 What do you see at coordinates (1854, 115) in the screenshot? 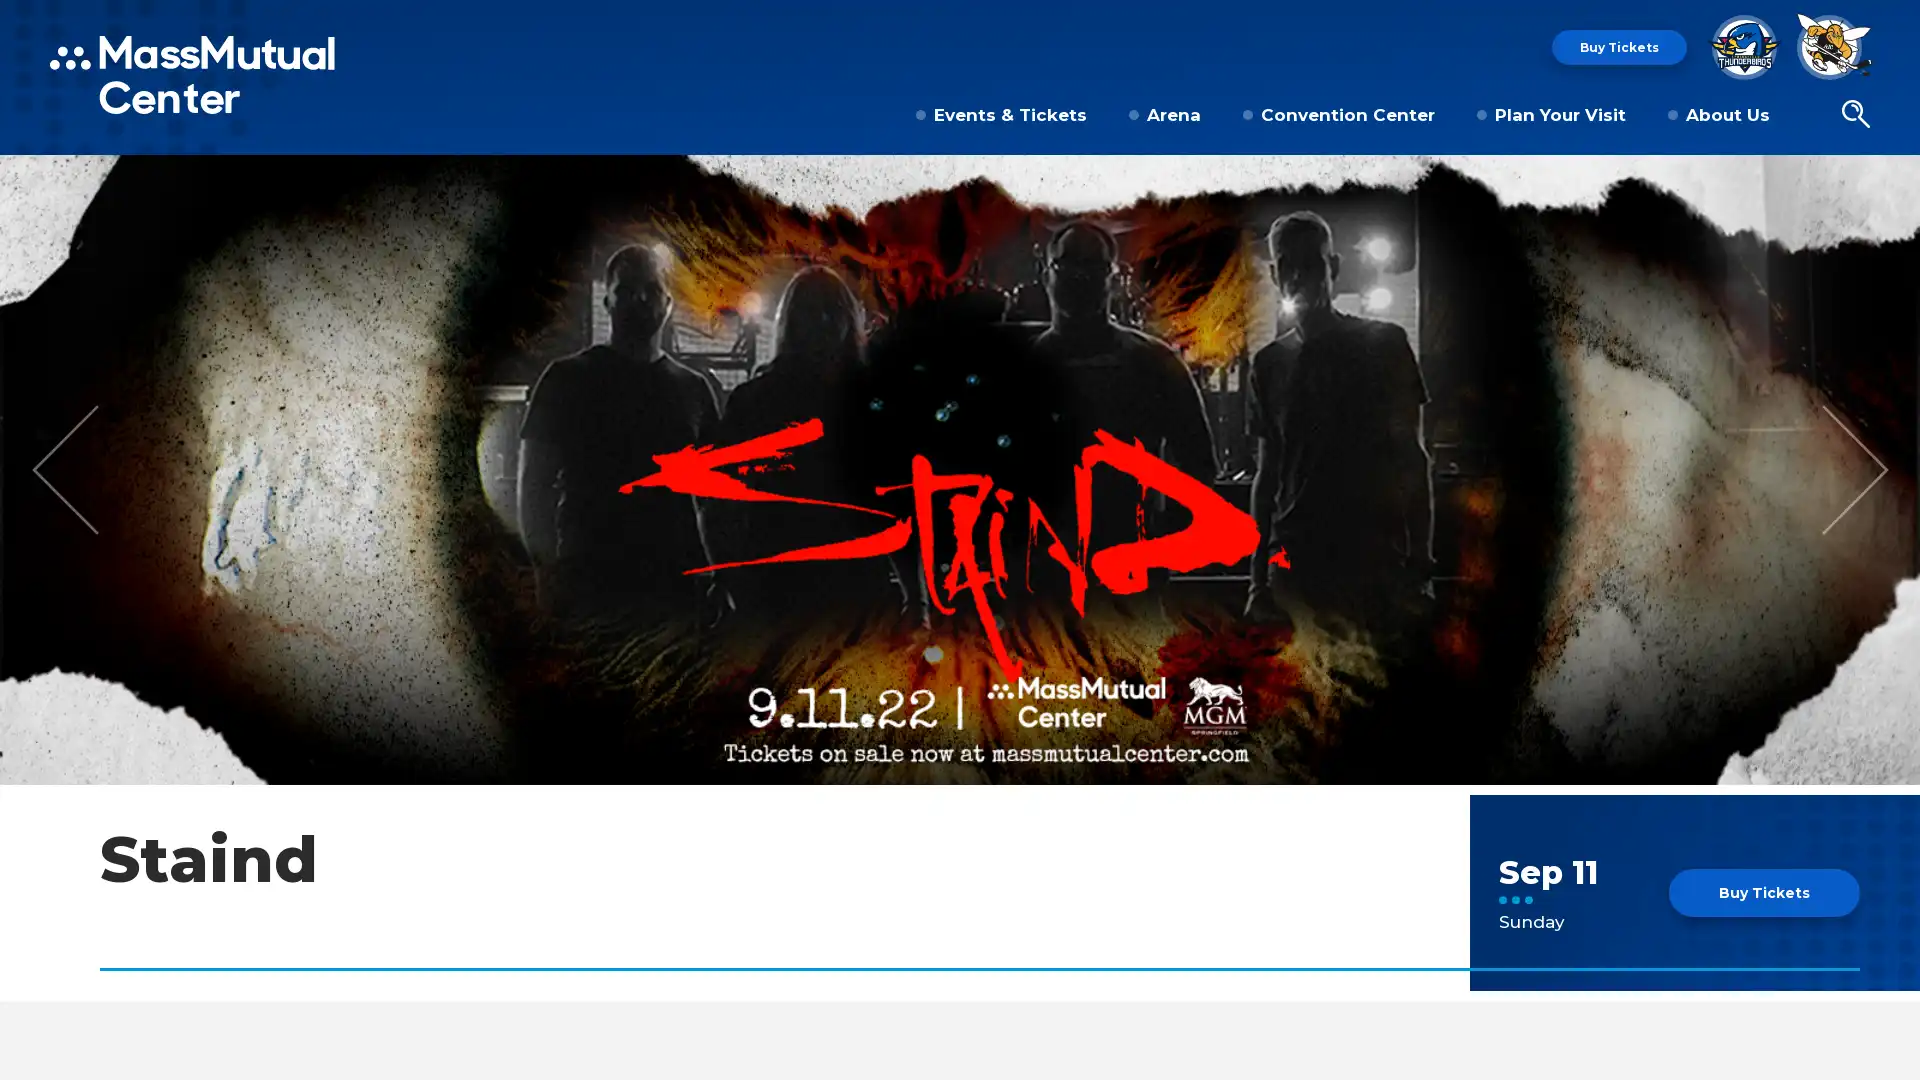
I see `Toggle Search` at bounding box center [1854, 115].